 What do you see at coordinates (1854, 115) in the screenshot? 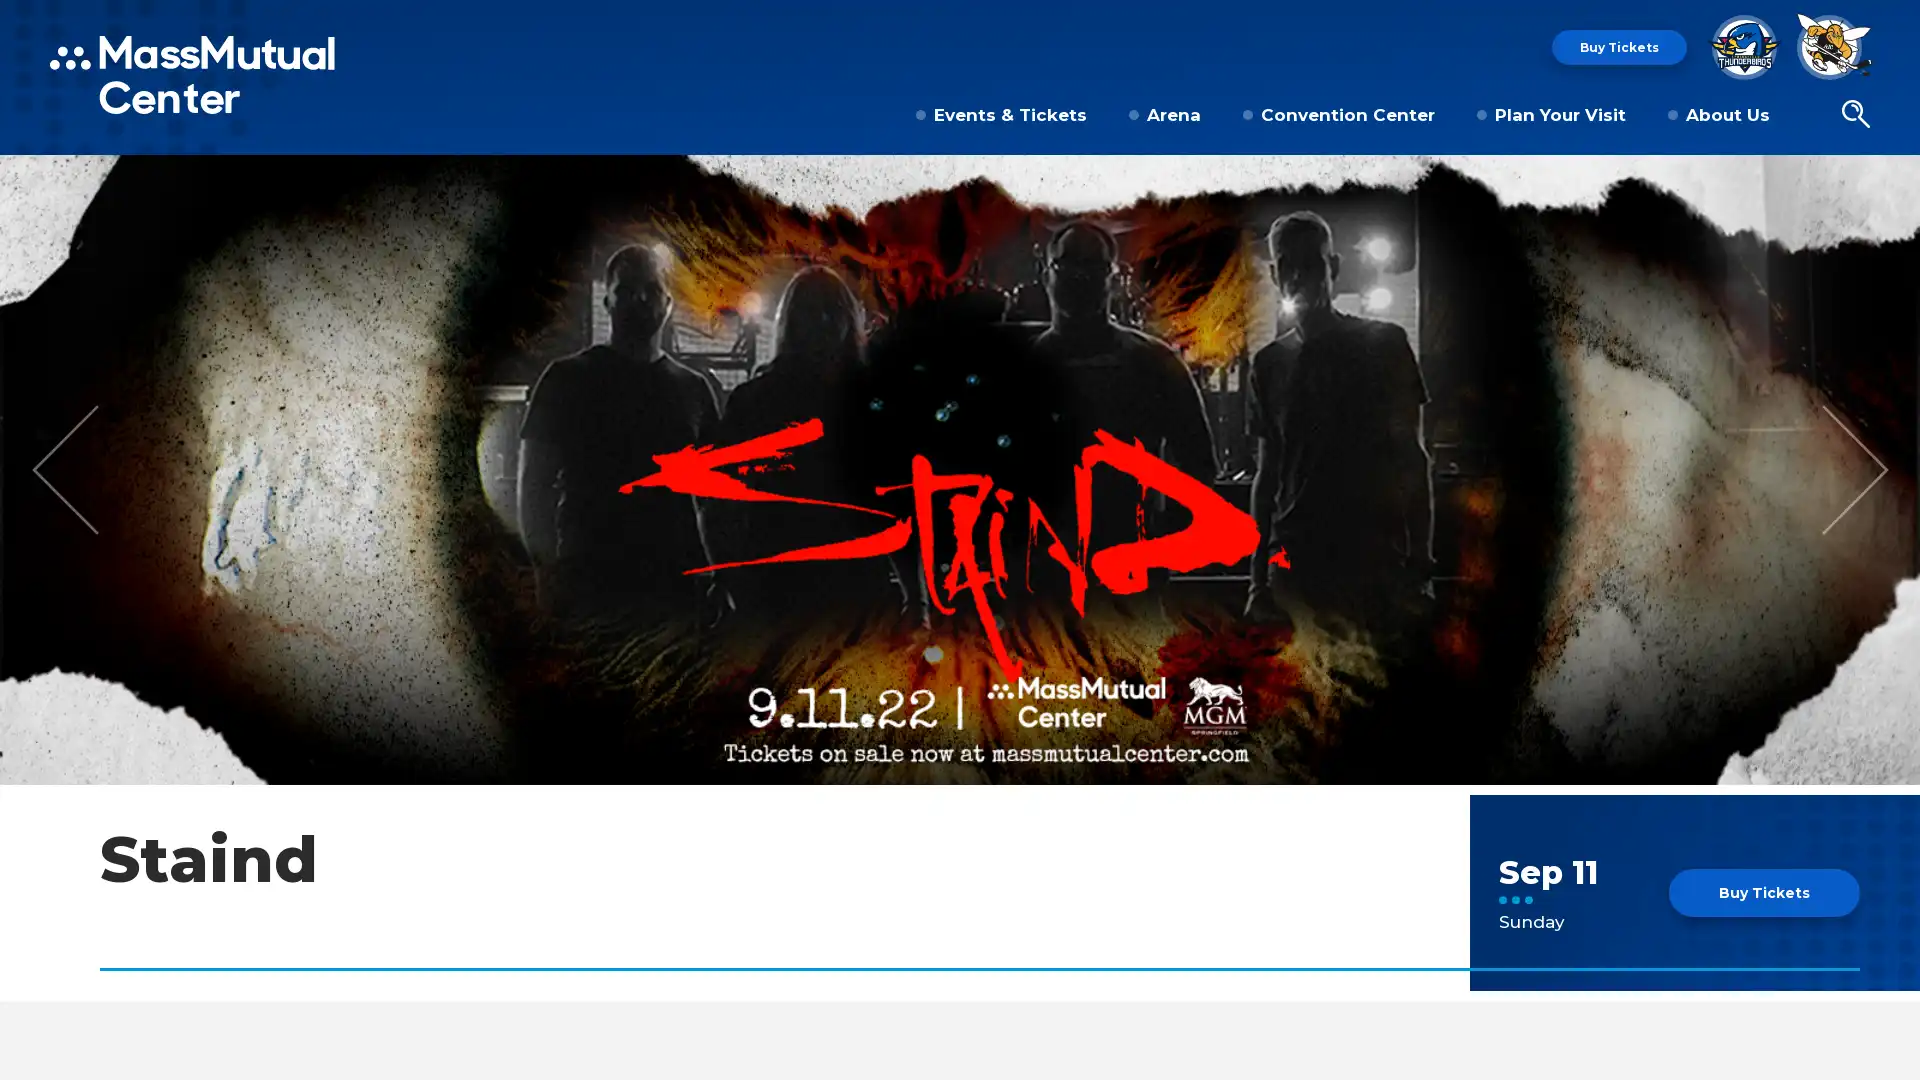
I see `Toggle Search` at bounding box center [1854, 115].